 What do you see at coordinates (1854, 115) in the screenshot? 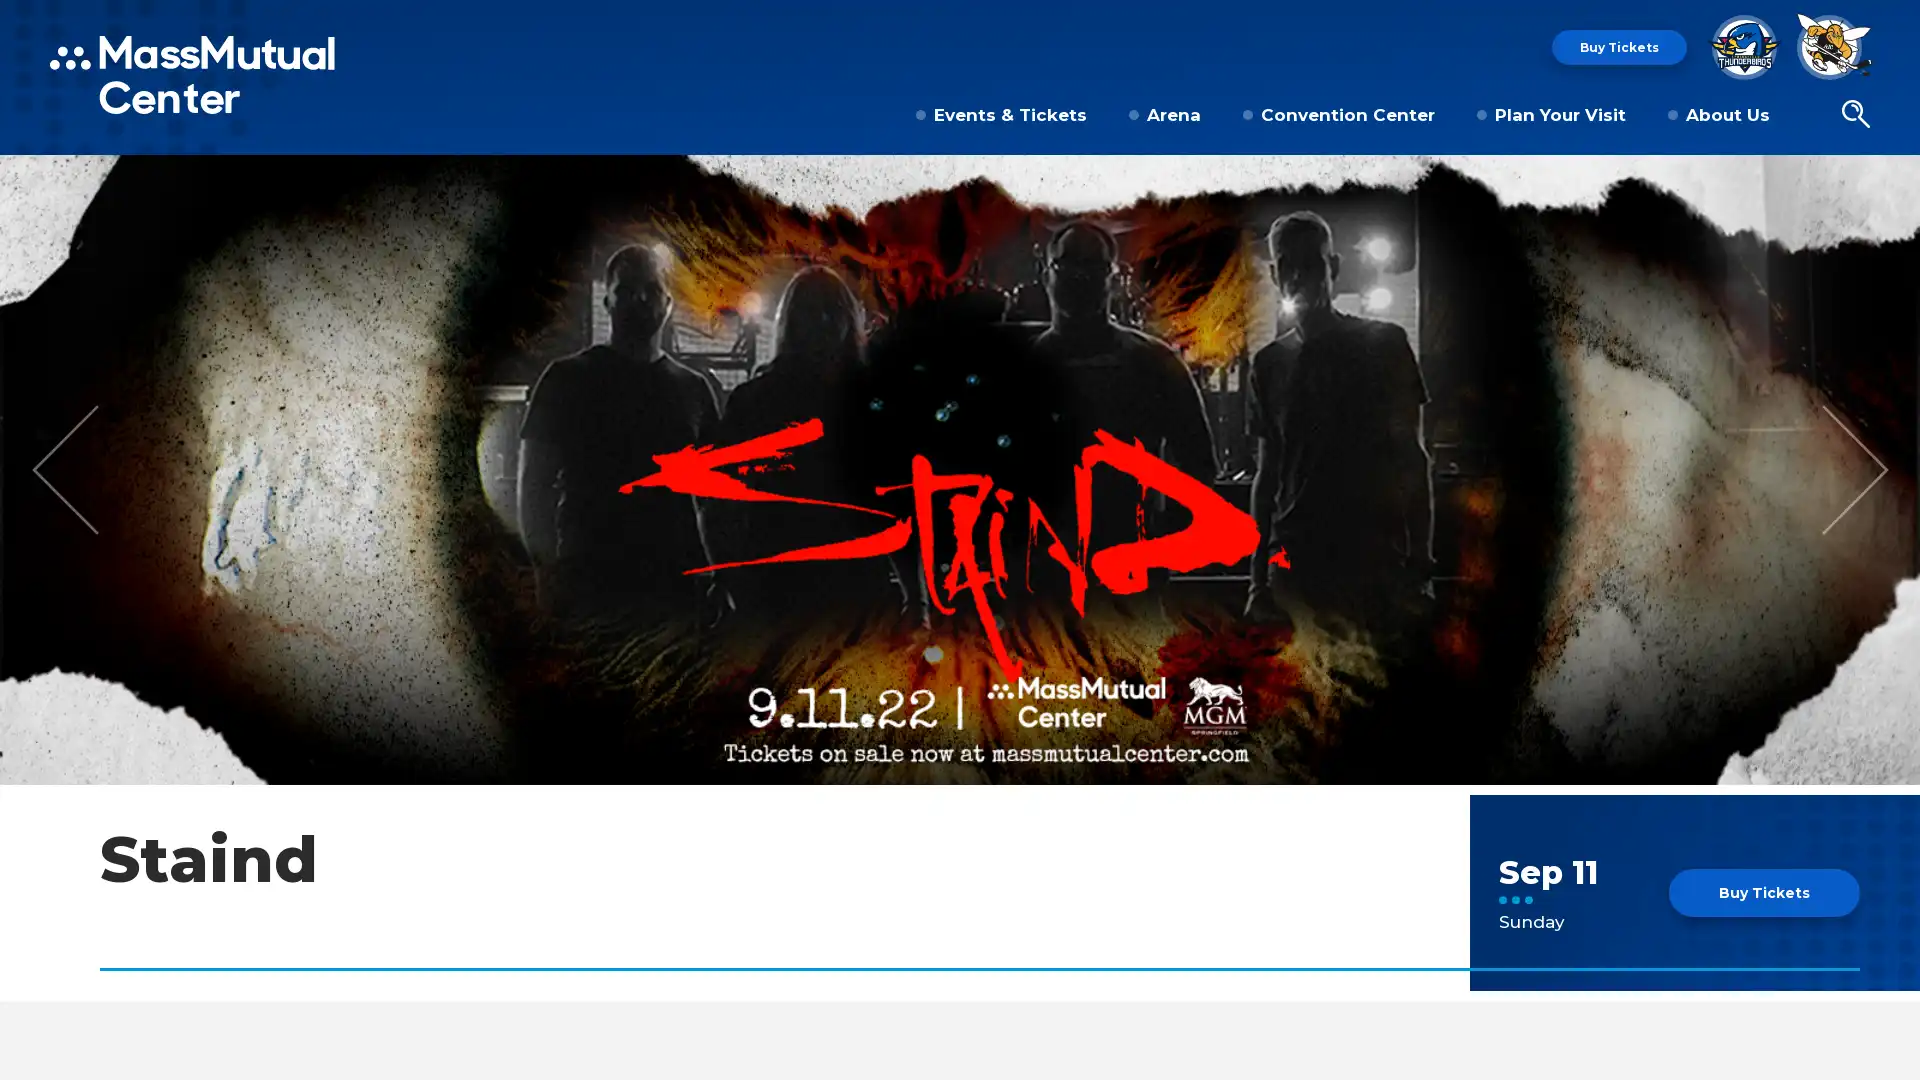
I see `Toggle Search` at bounding box center [1854, 115].